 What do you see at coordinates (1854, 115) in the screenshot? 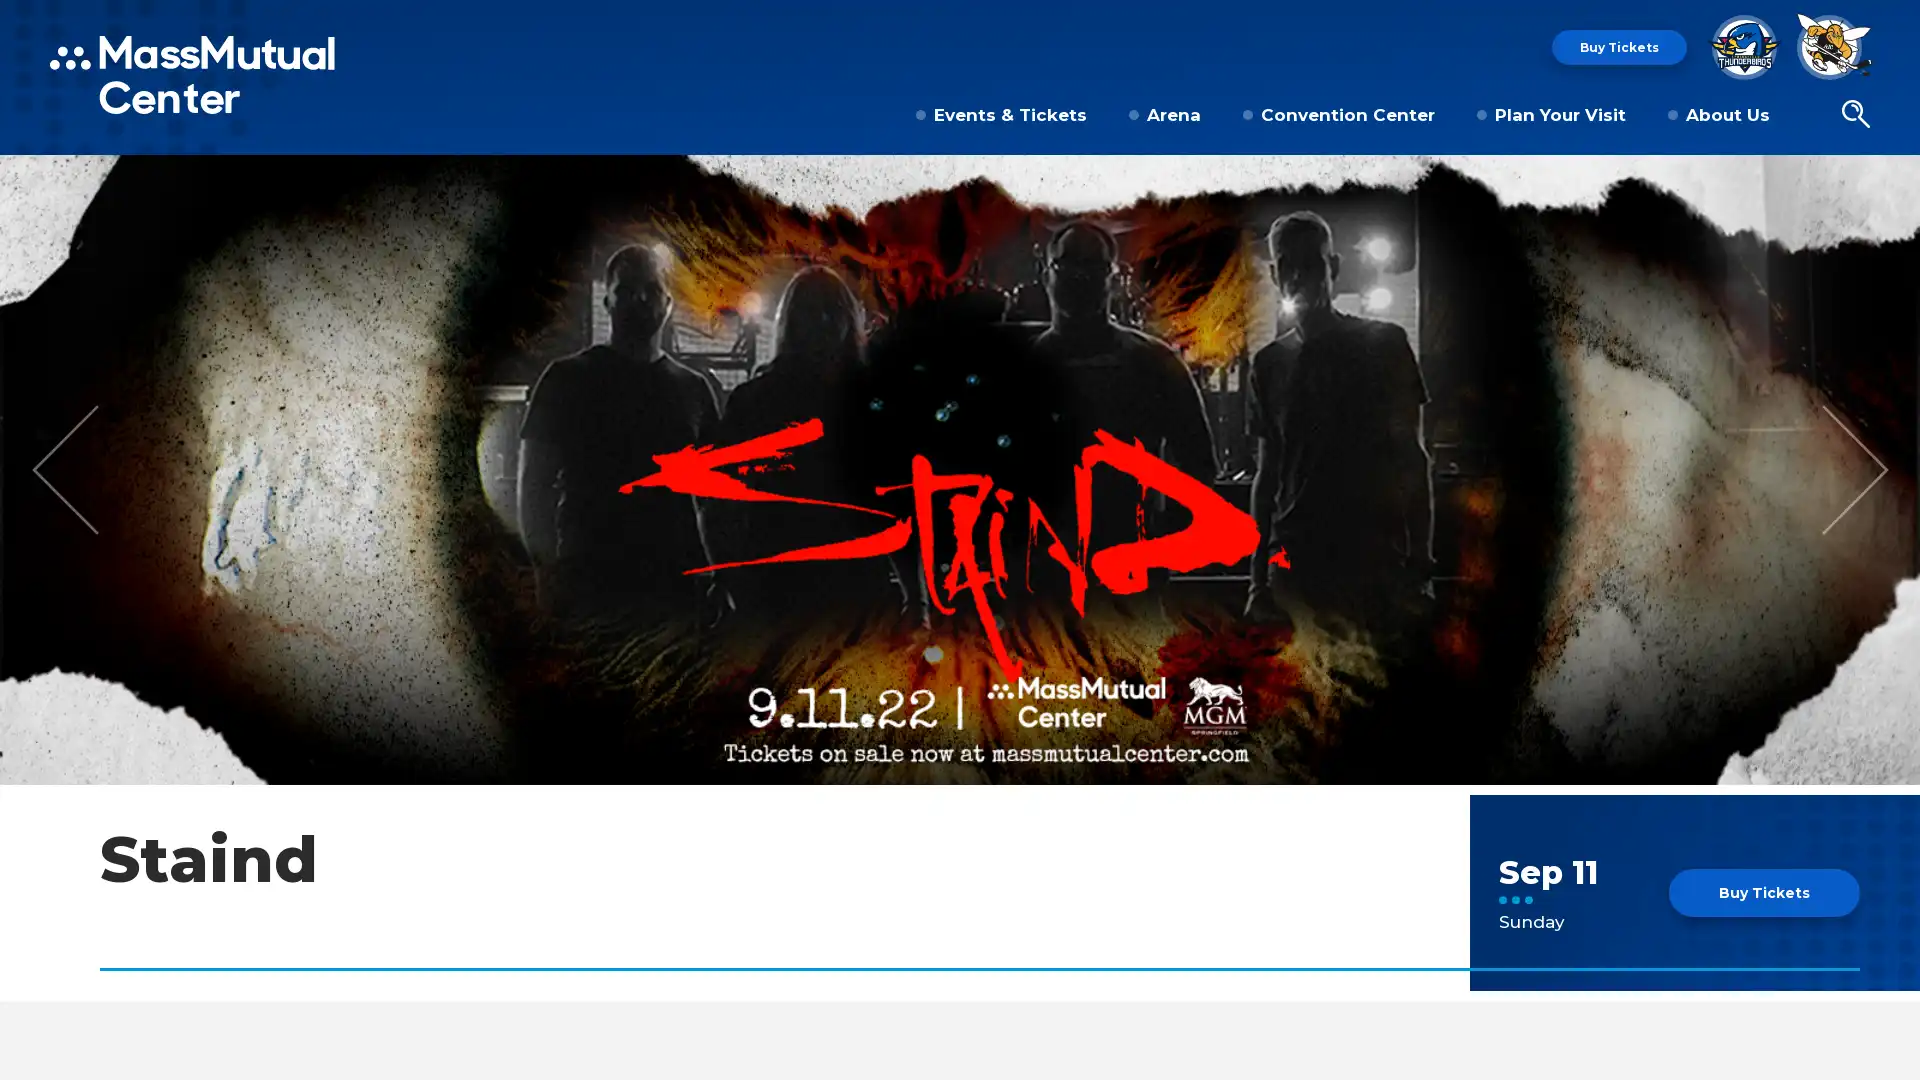
I see `Toggle Search` at bounding box center [1854, 115].